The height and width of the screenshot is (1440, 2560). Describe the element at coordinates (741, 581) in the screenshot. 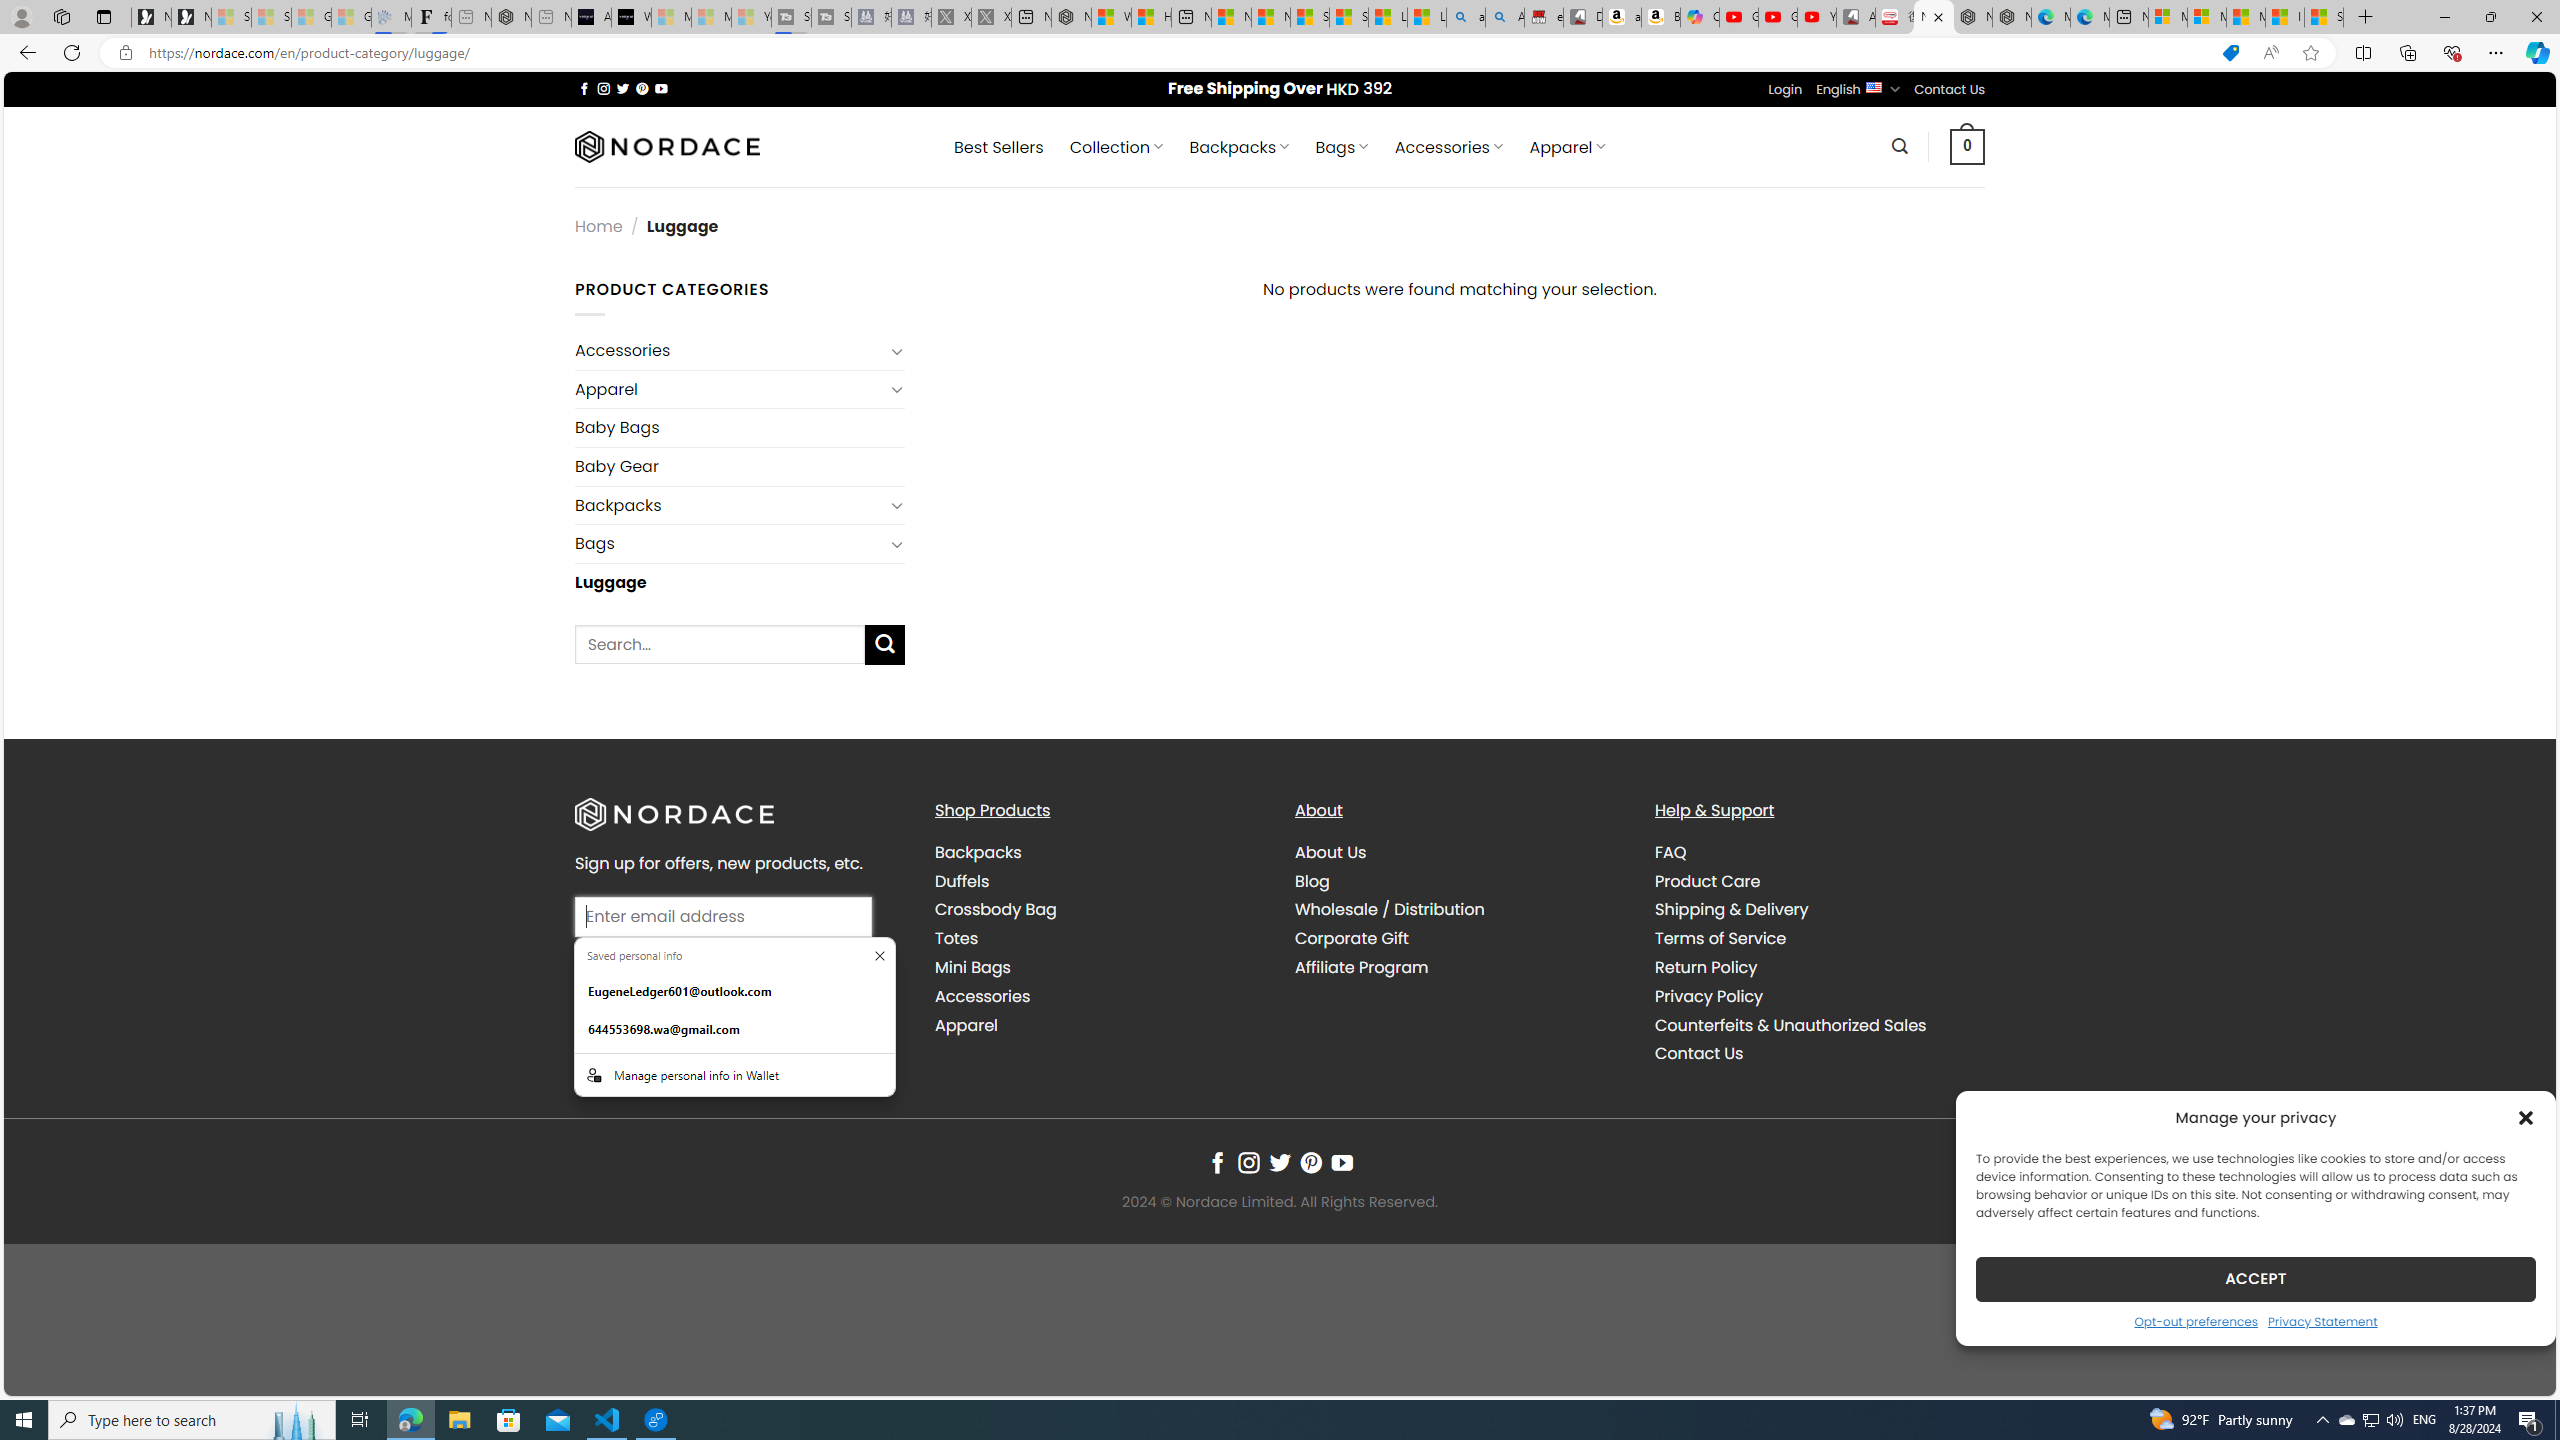

I see `'Luggage'` at that location.